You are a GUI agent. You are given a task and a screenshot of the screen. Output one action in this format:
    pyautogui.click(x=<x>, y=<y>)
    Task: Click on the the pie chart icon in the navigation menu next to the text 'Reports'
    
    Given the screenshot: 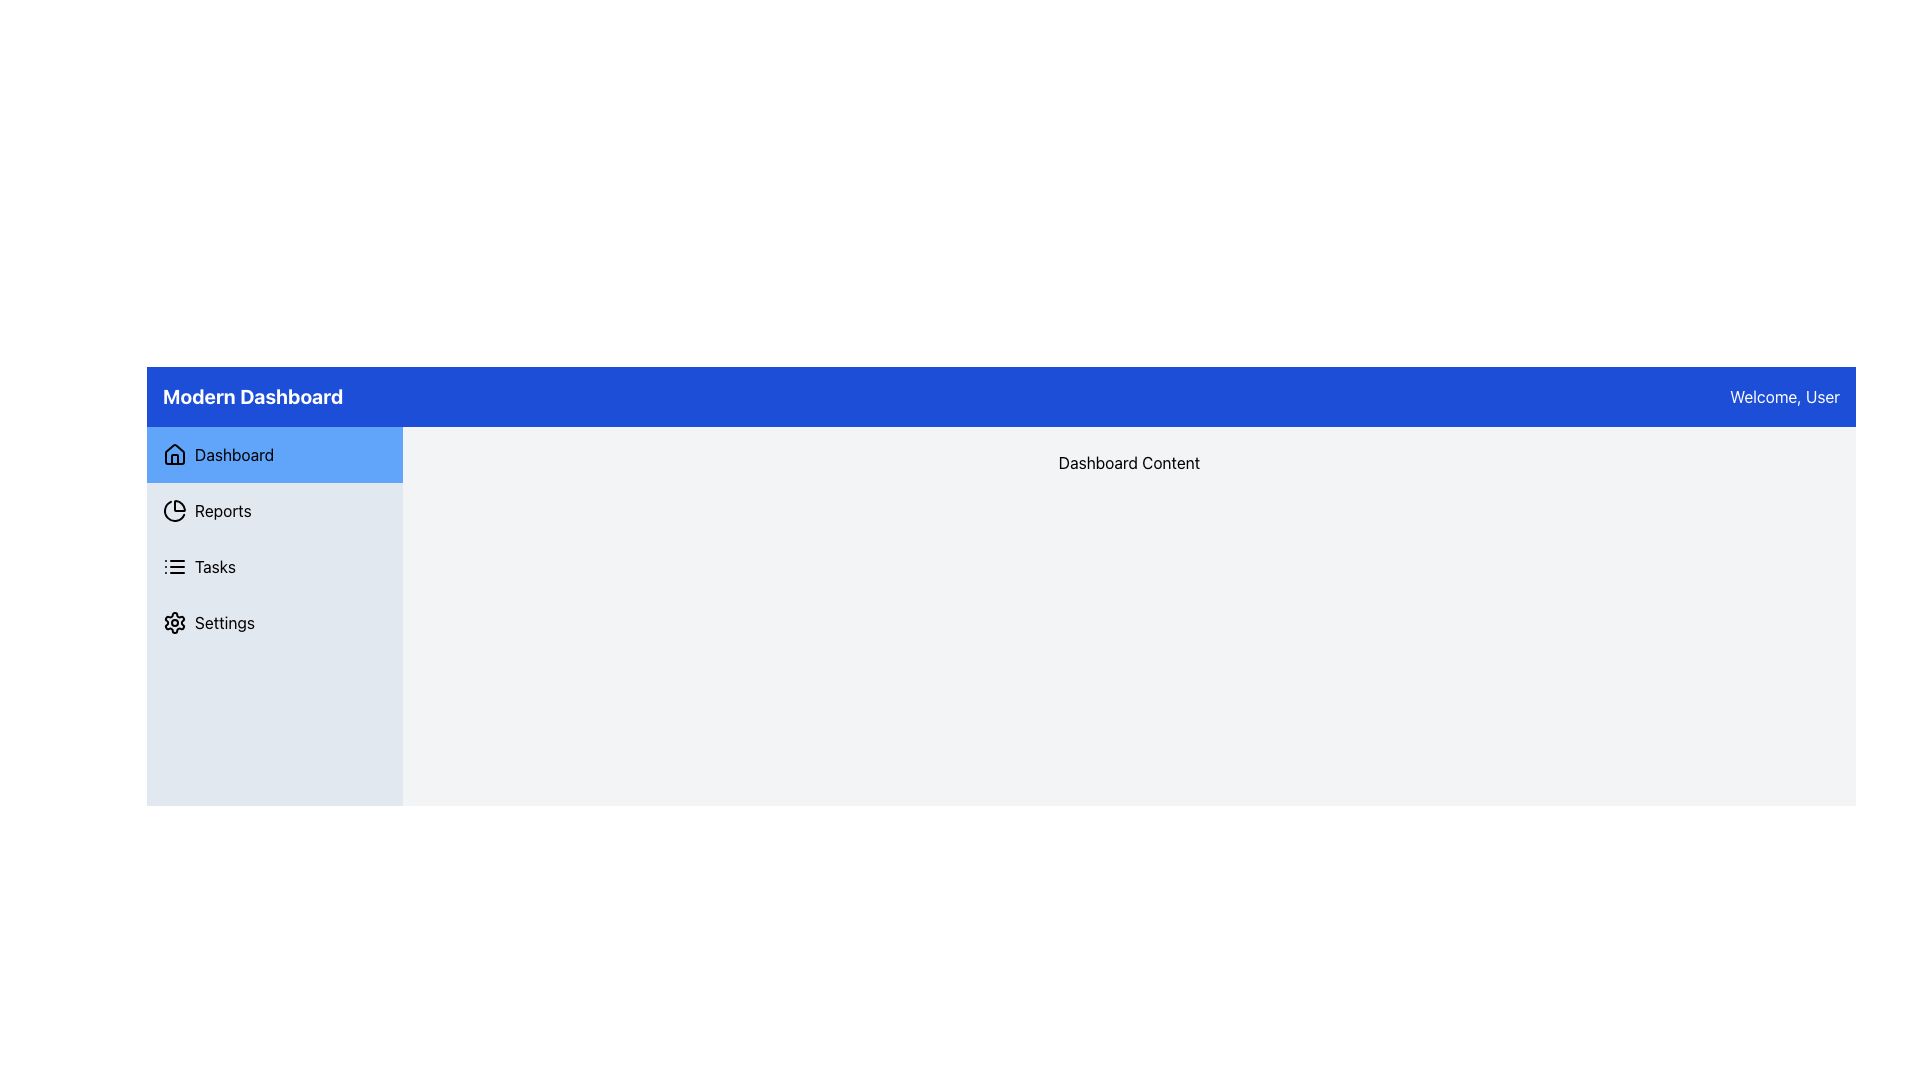 What is the action you would take?
    pyautogui.click(x=174, y=509)
    